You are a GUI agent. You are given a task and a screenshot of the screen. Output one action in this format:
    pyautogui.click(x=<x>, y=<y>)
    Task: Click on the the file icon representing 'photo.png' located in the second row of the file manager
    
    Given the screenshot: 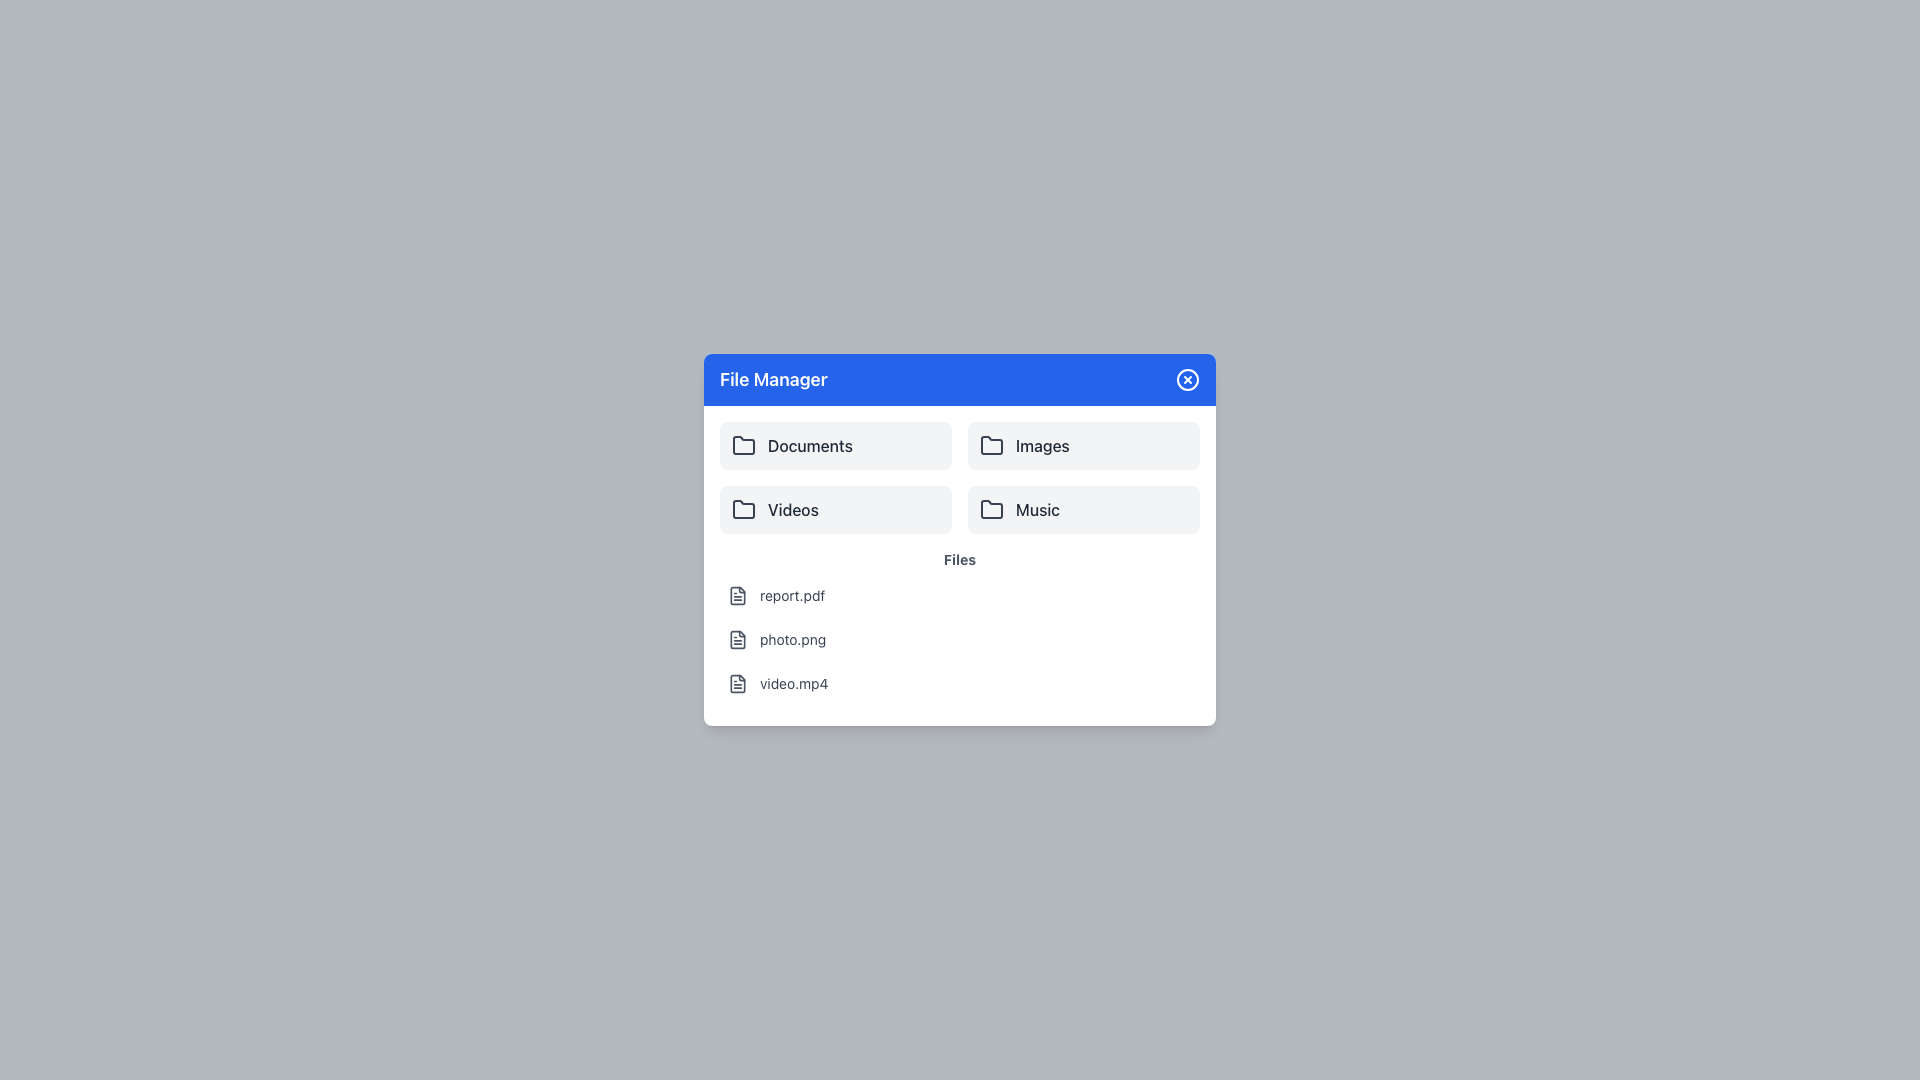 What is the action you would take?
    pyautogui.click(x=737, y=640)
    